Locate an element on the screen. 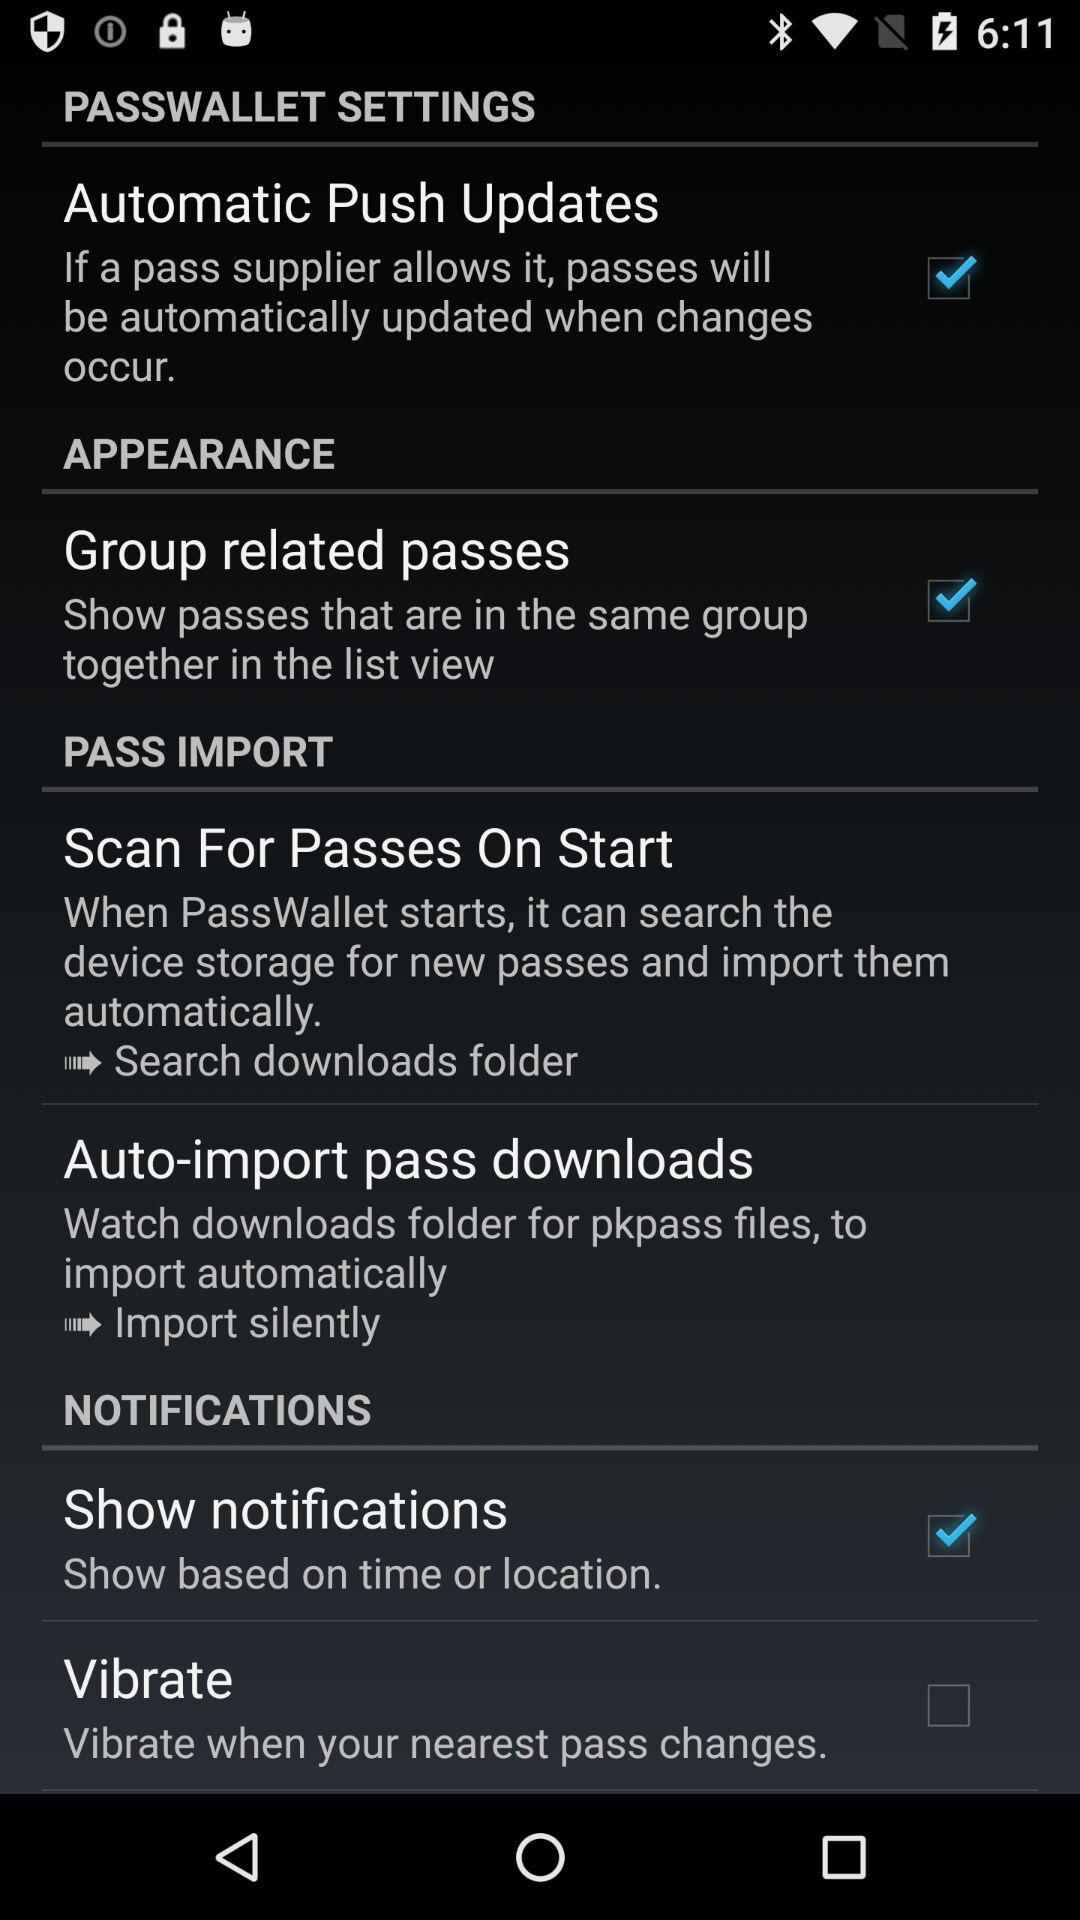  app above the if a pass icon is located at coordinates (361, 200).